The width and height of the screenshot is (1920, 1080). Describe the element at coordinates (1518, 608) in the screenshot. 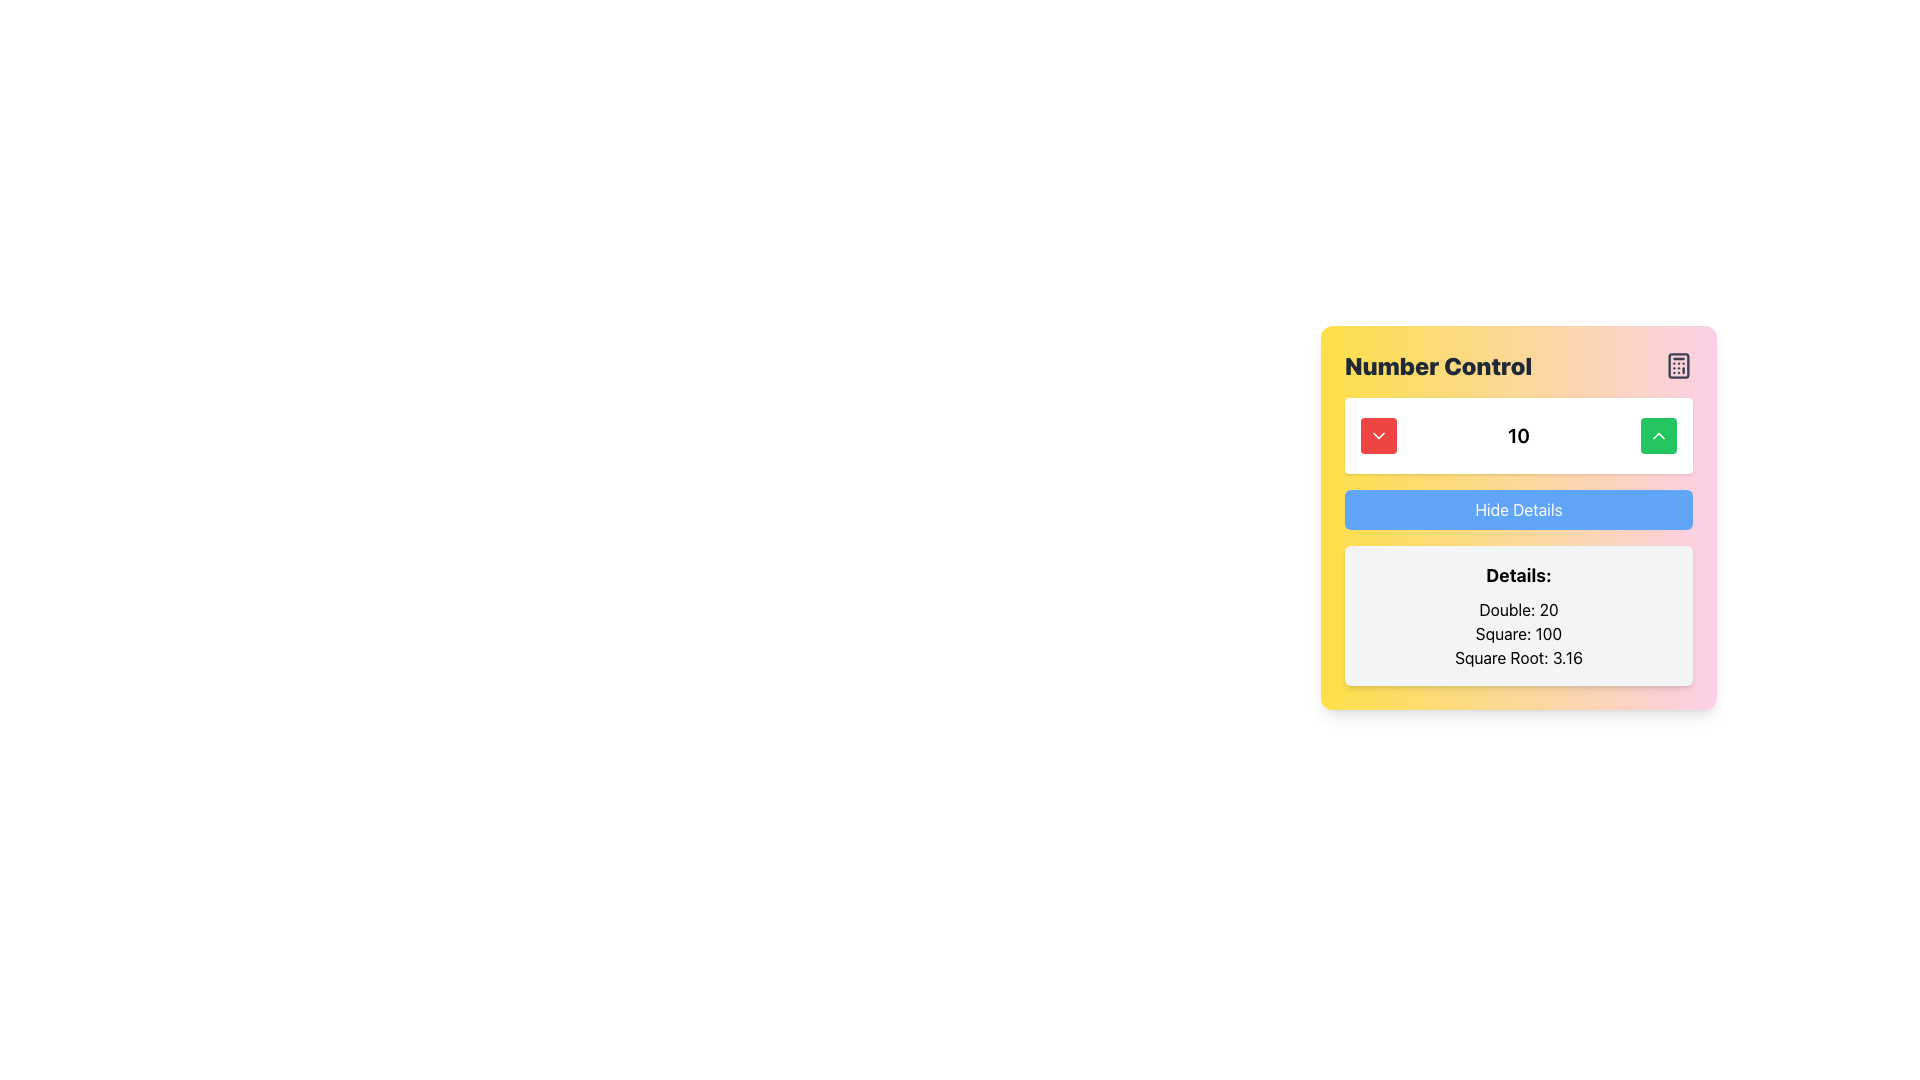

I see `the Text label displaying the numerical output labeled 'Double' with a value of 20, located in the lower section of the 'Details' card` at that location.